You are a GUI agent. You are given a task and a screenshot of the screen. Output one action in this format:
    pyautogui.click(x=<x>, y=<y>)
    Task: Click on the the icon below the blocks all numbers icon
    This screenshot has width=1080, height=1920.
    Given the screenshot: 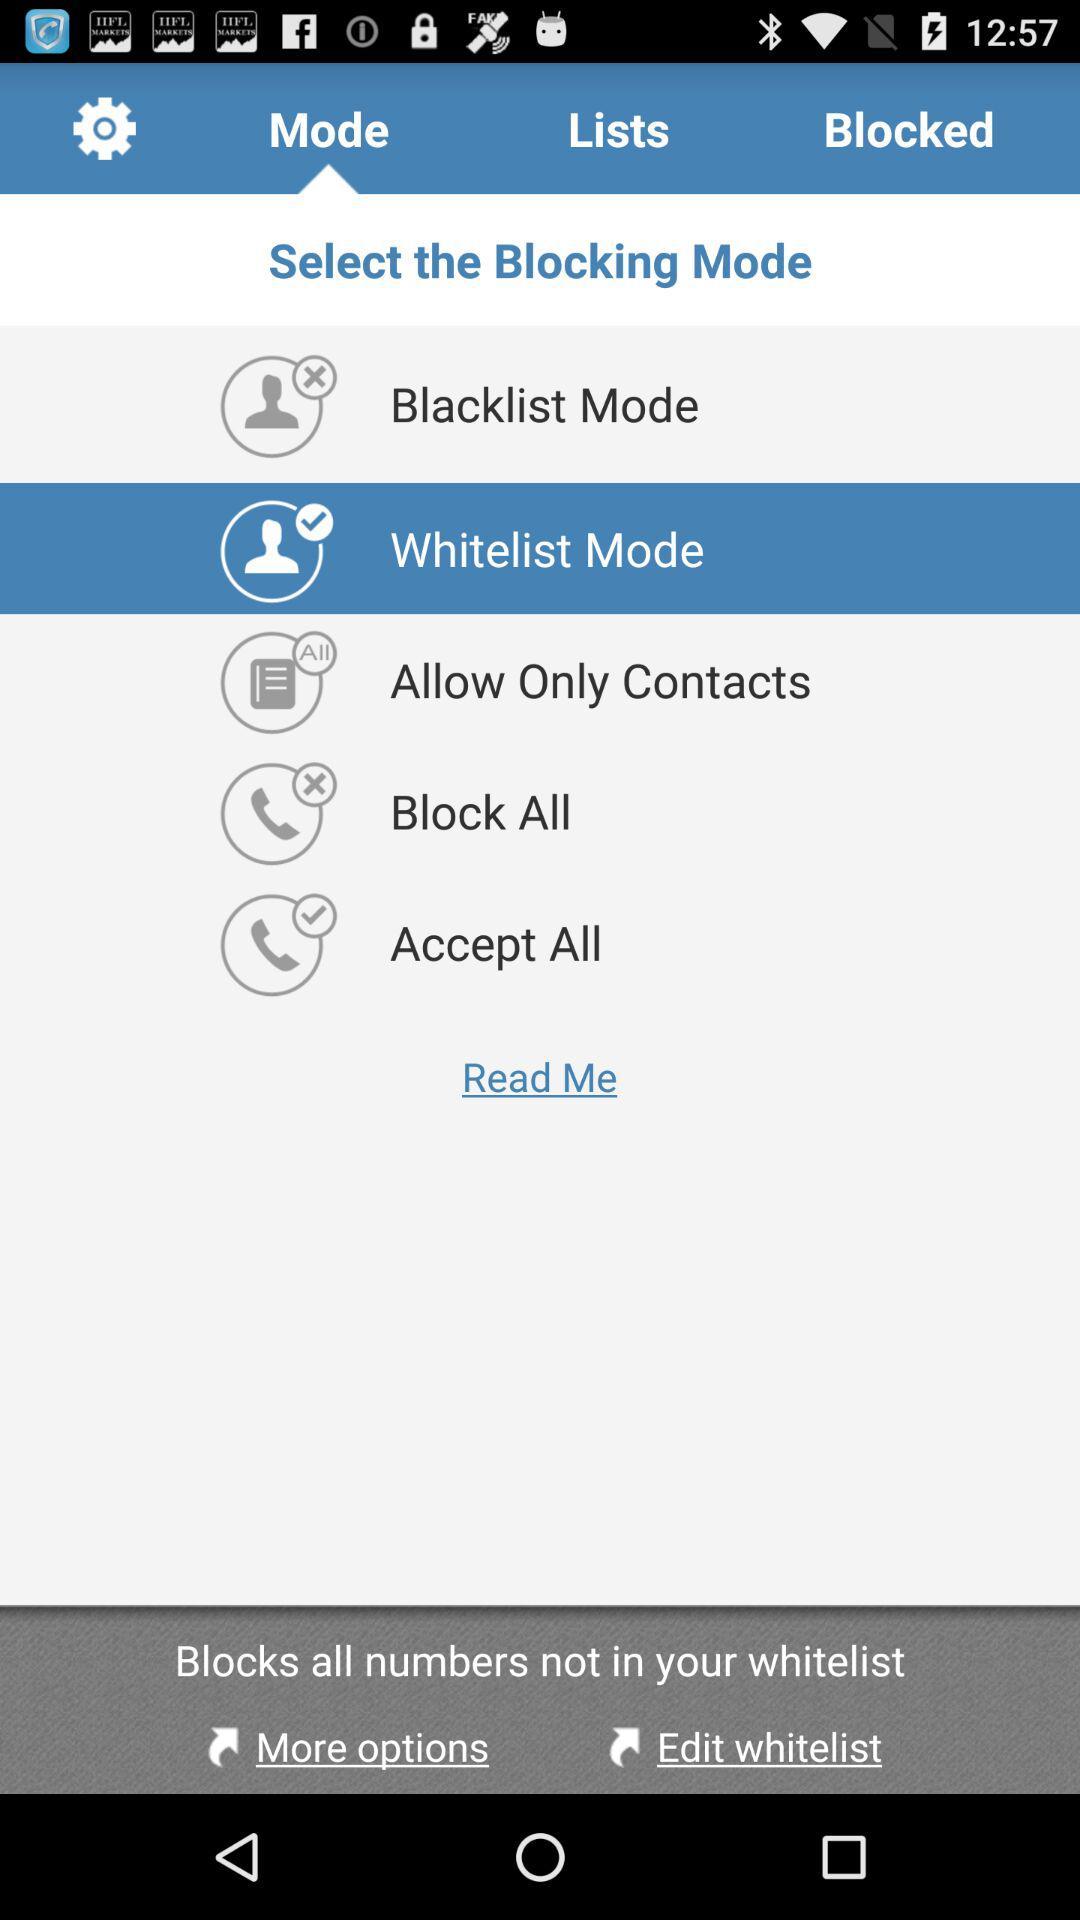 What is the action you would take?
    pyautogui.click(x=342, y=1745)
    